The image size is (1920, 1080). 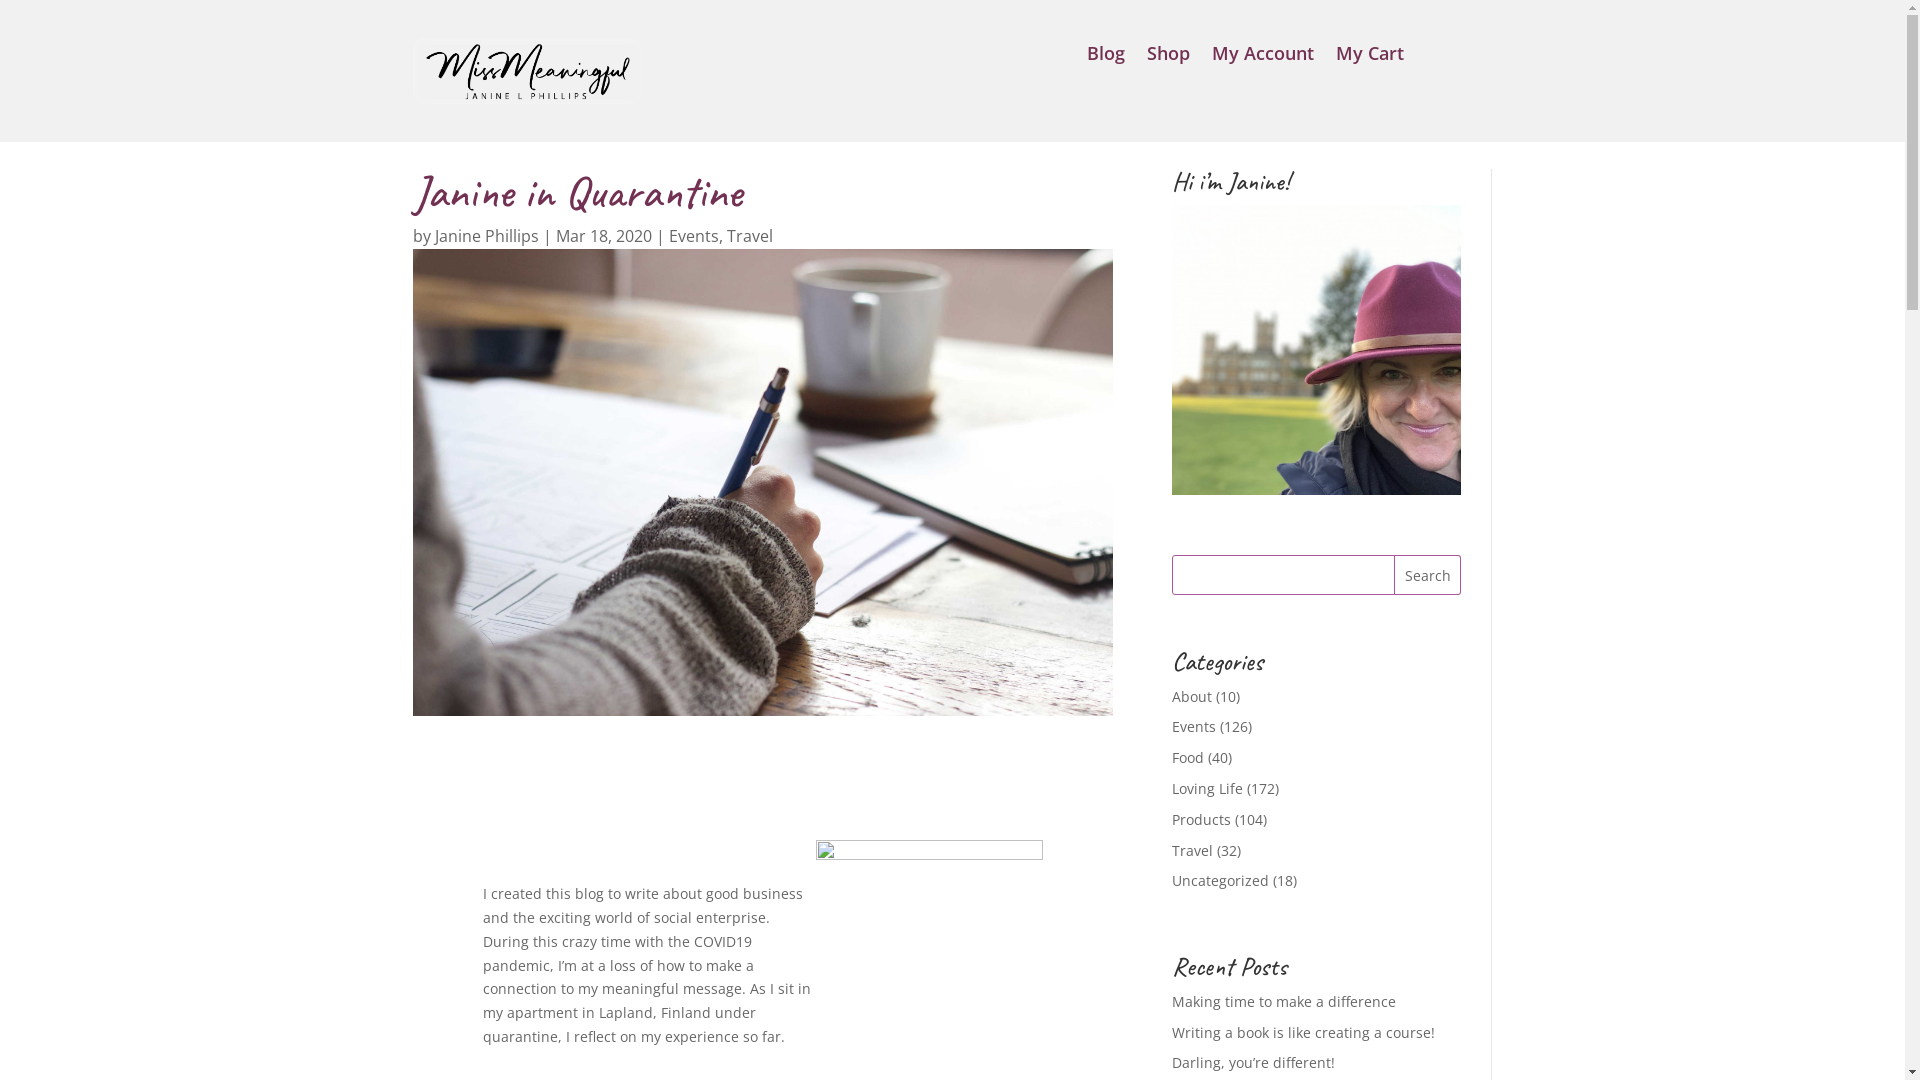 What do you see at coordinates (1210, 56) in the screenshot?
I see `'My Account'` at bounding box center [1210, 56].